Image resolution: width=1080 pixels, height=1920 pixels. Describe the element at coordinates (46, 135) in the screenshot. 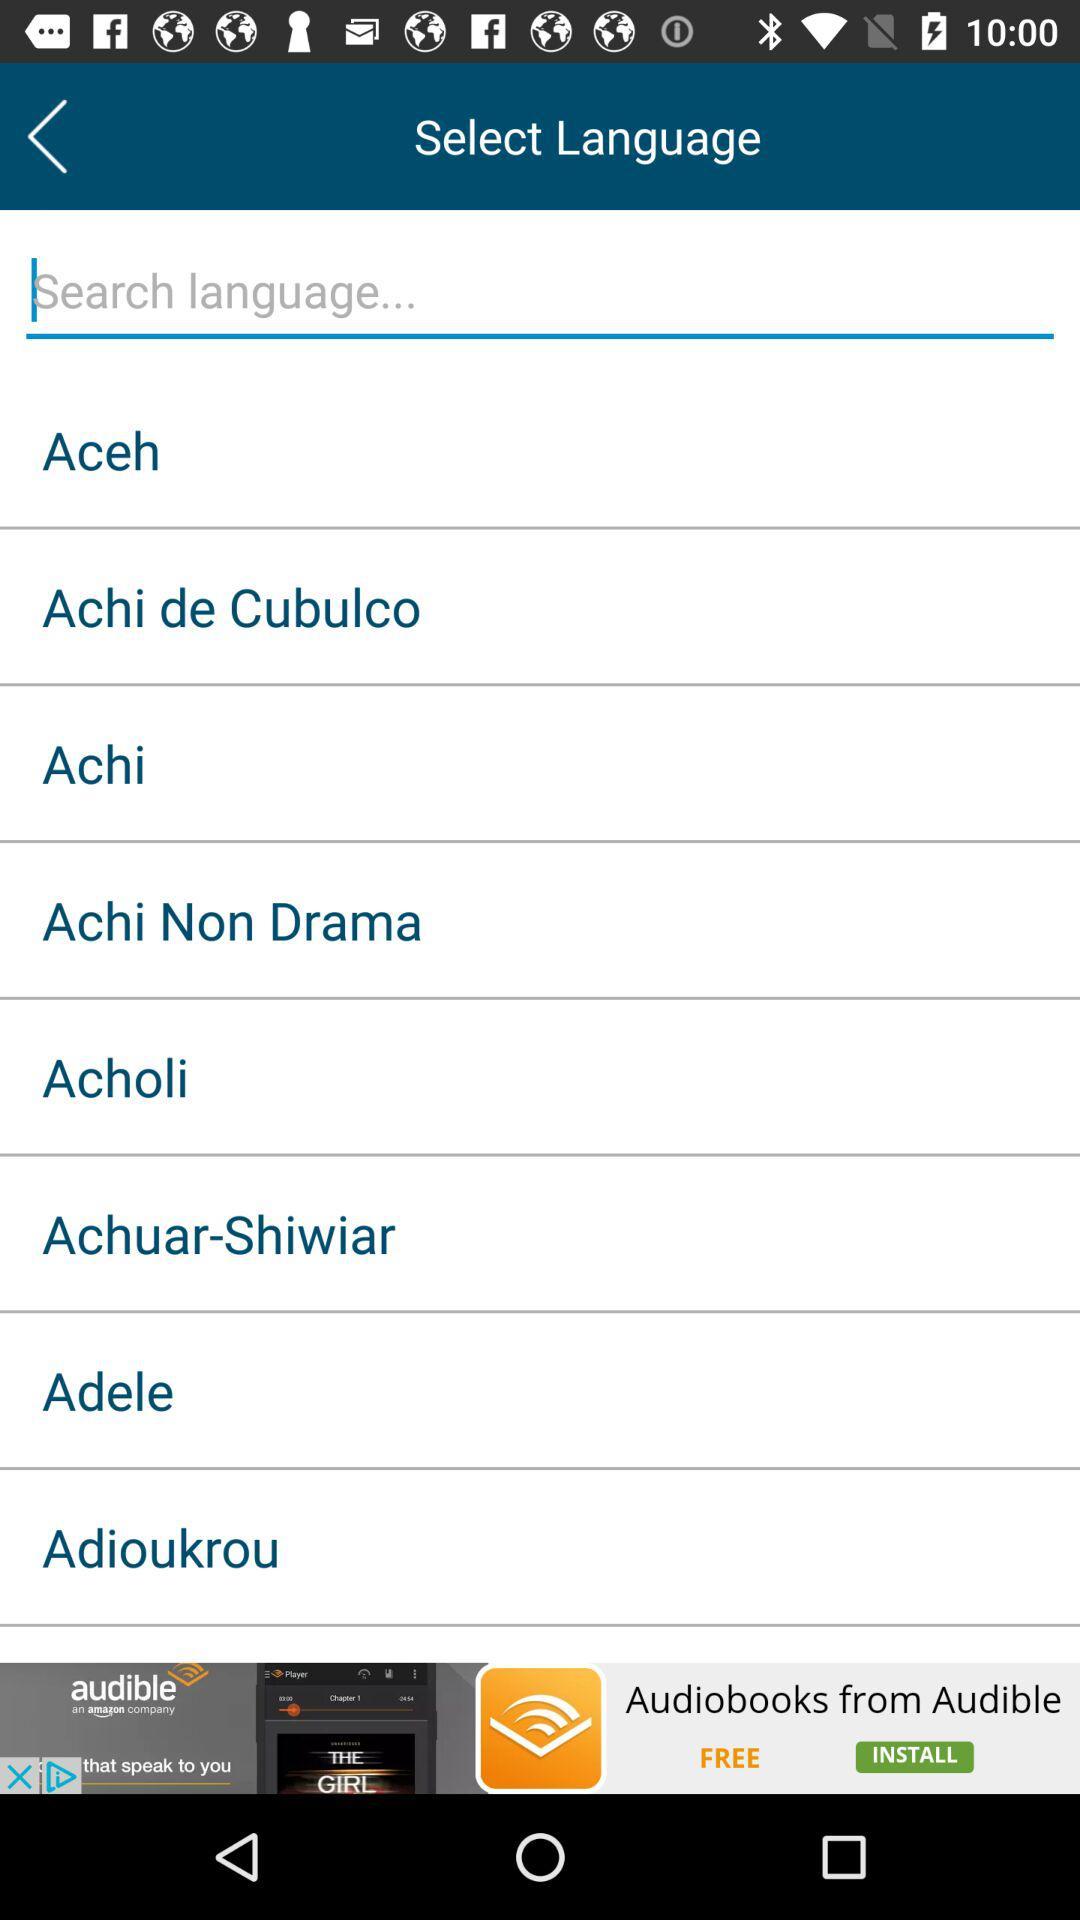

I see `go back` at that location.